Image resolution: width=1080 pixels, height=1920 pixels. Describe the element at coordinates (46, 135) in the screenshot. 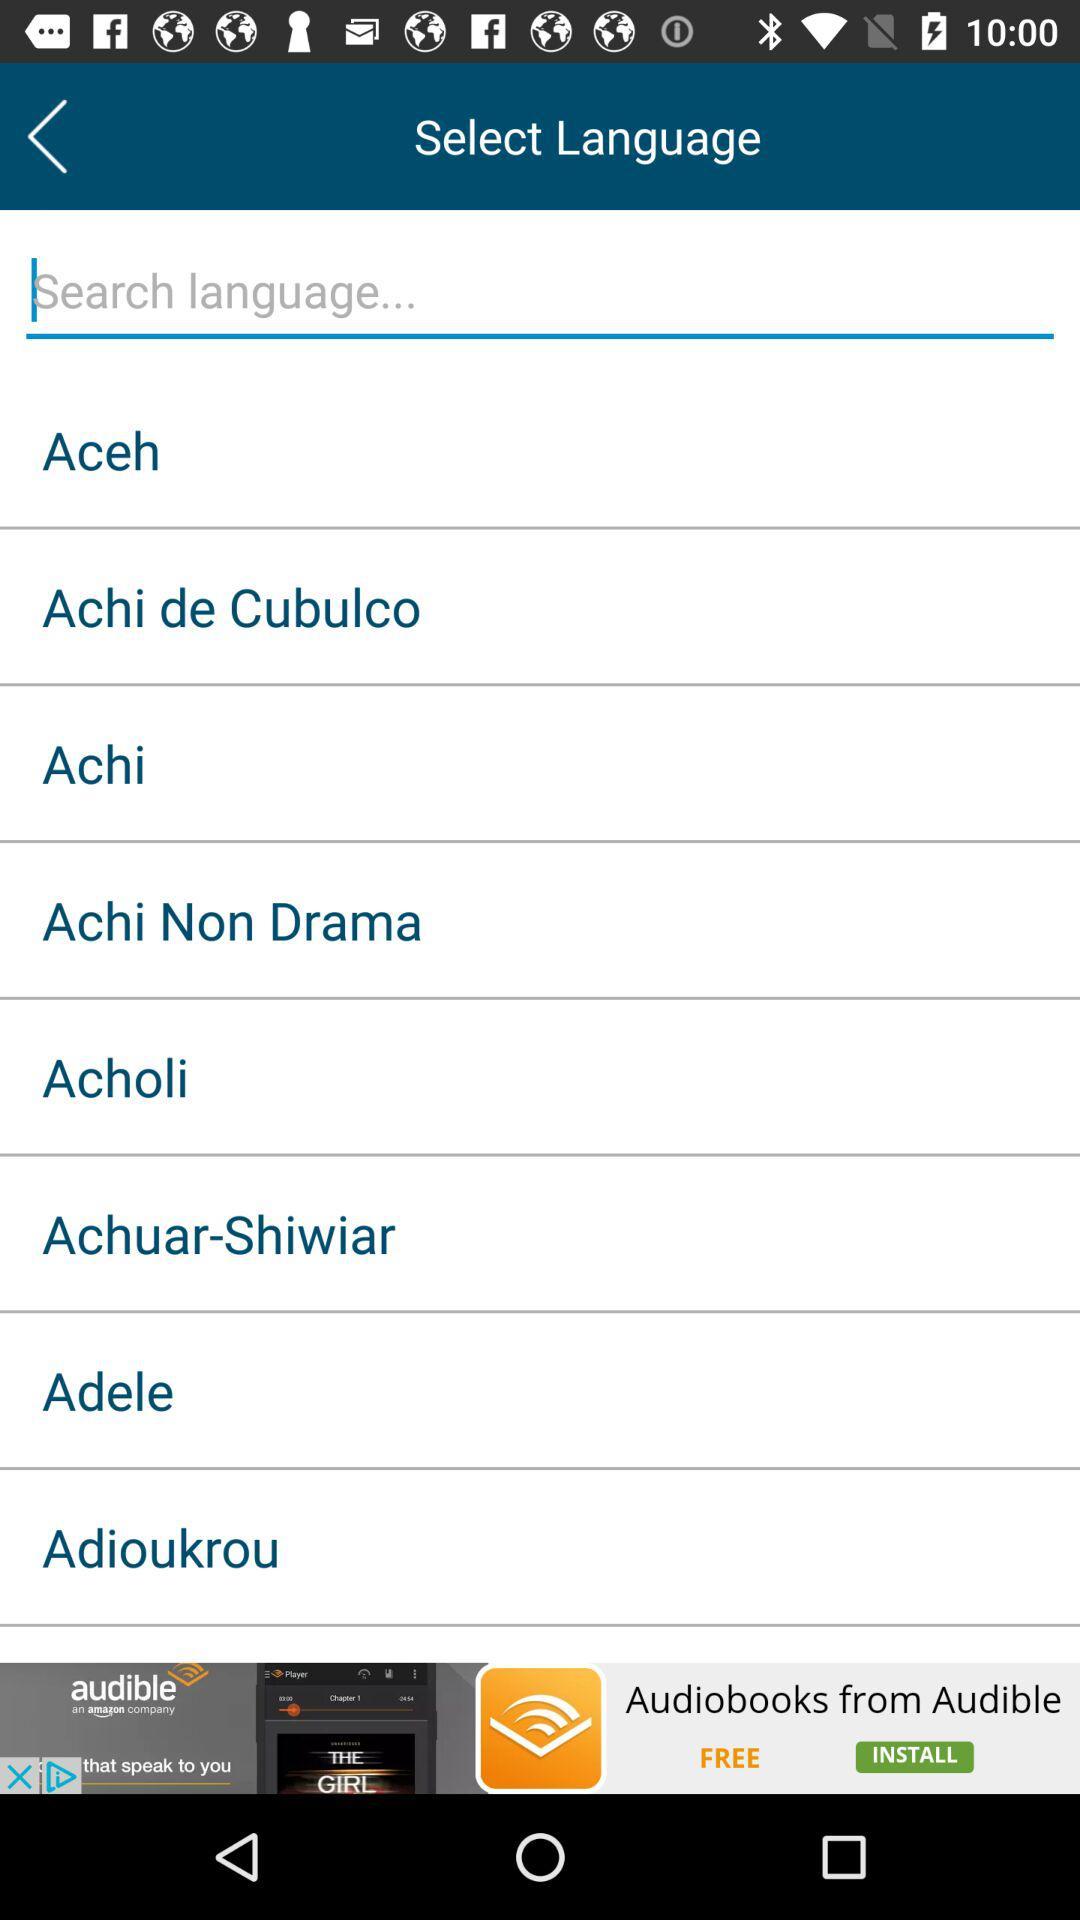

I see `go back` at that location.